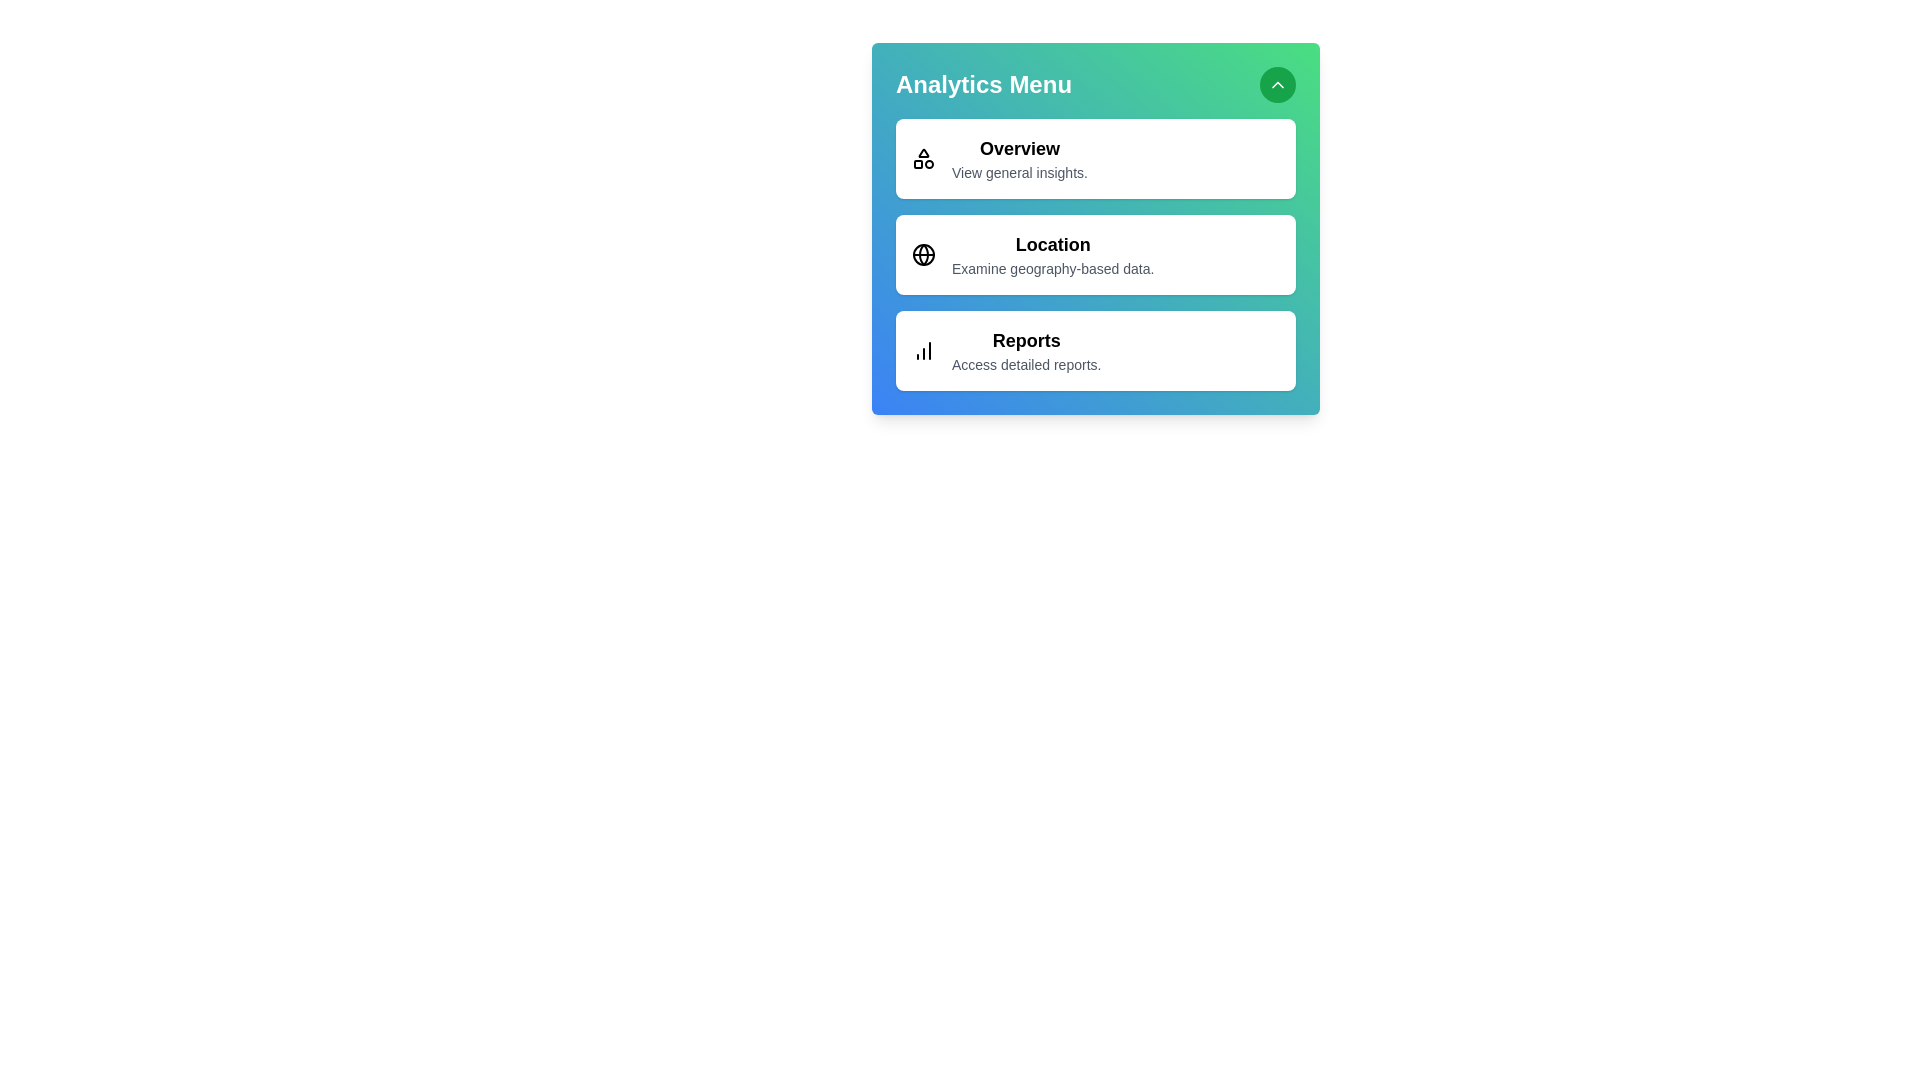  What do you see at coordinates (923, 350) in the screenshot?
I see `the icon associated with Reports to perform its action` at bounding box center [923, 350].